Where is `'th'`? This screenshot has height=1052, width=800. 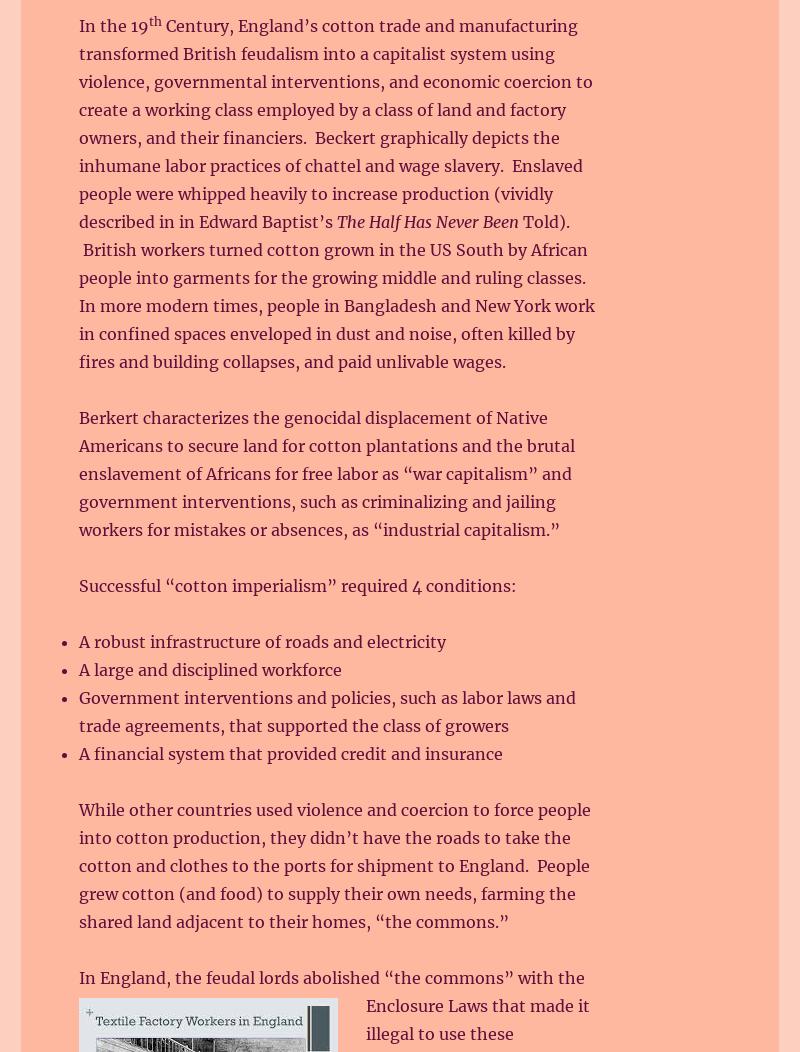
'th' is located at coordinates (148, 21).